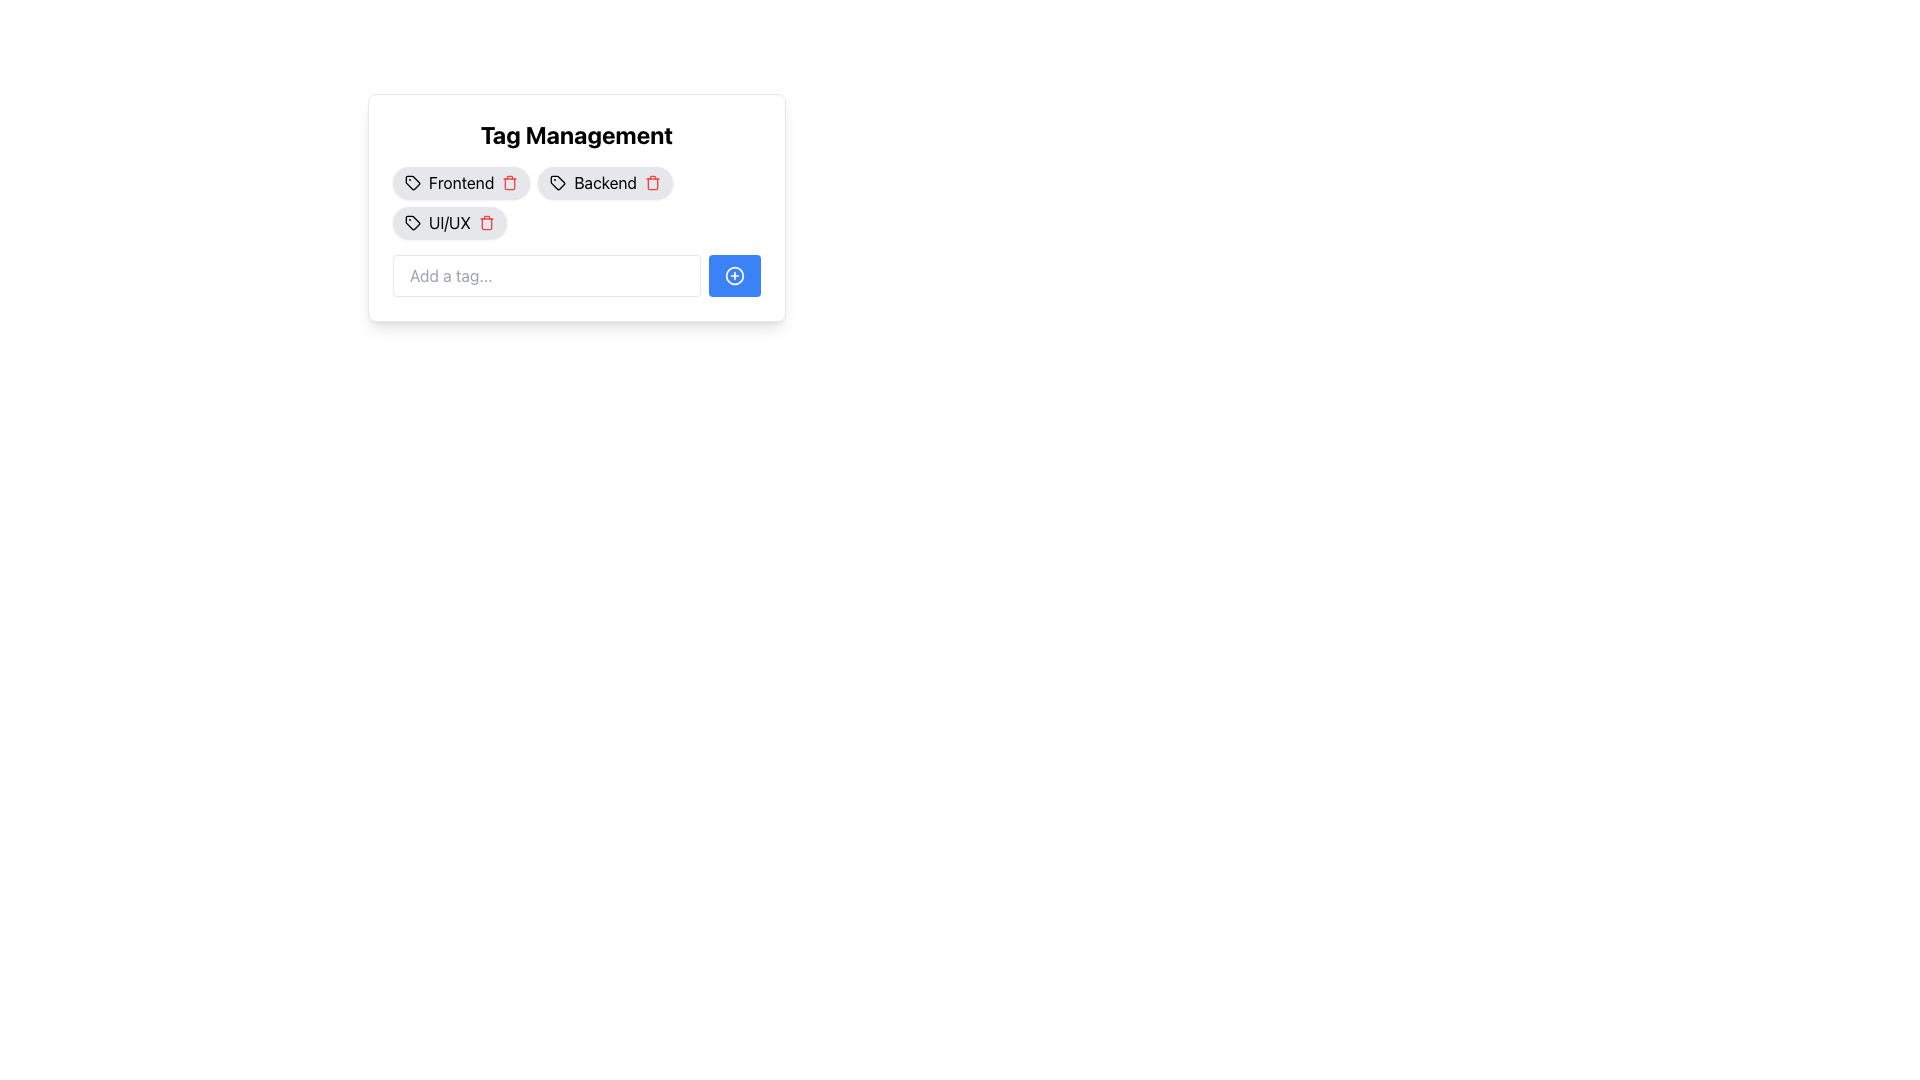 This screenshot has width=1920, height=1080. What do you see at coordinates (733, 276) in the screenshot?
I see `the 'Add Tag' button located immediately to the right of the input field labeled 'Add a tag...'` at bounding box center [733, 276].